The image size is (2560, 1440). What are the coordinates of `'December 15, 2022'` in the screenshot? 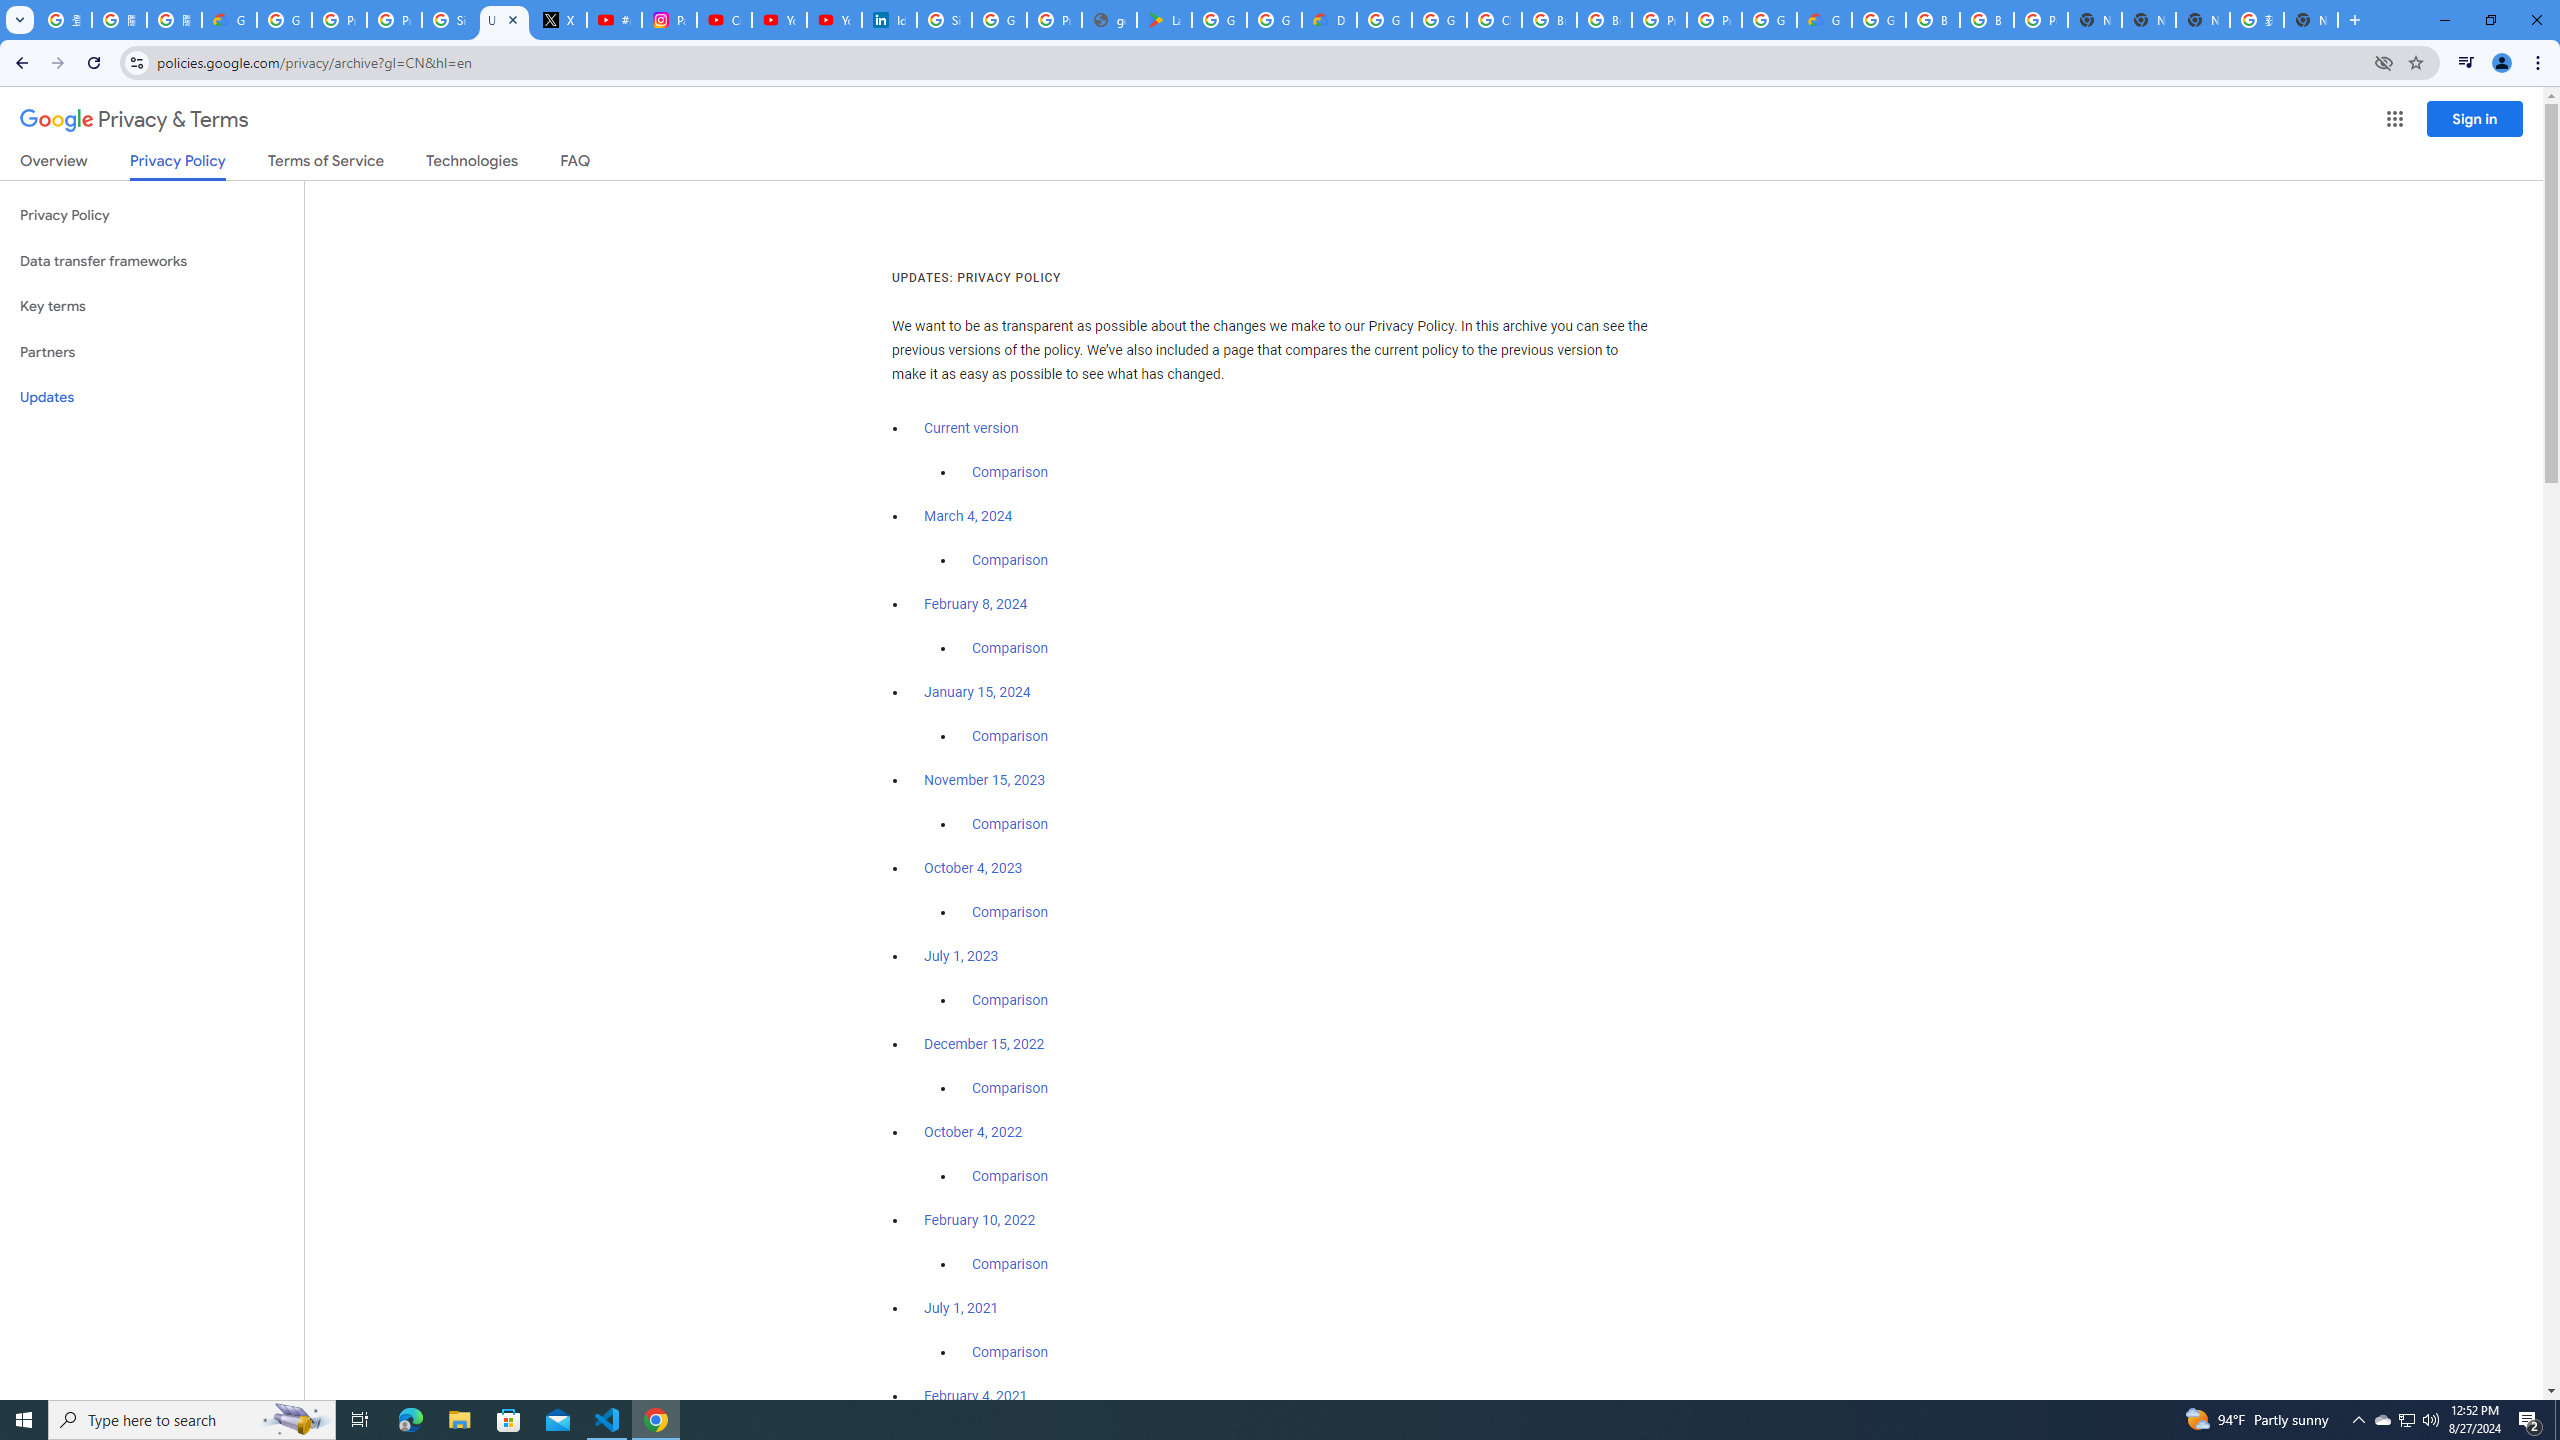 It's located at (983, 1043).